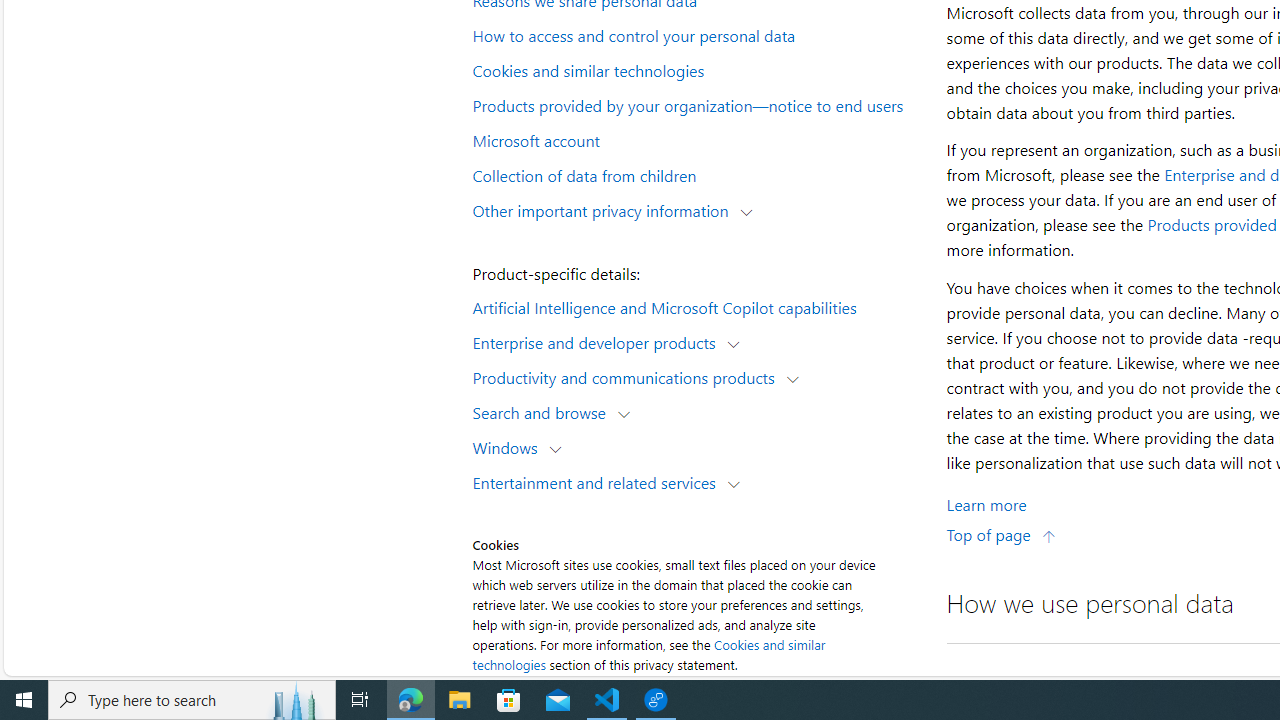 The width and height of the screenshot is (1280, 720). I want to click on 'Entertainment and related services', so click(598, 482).